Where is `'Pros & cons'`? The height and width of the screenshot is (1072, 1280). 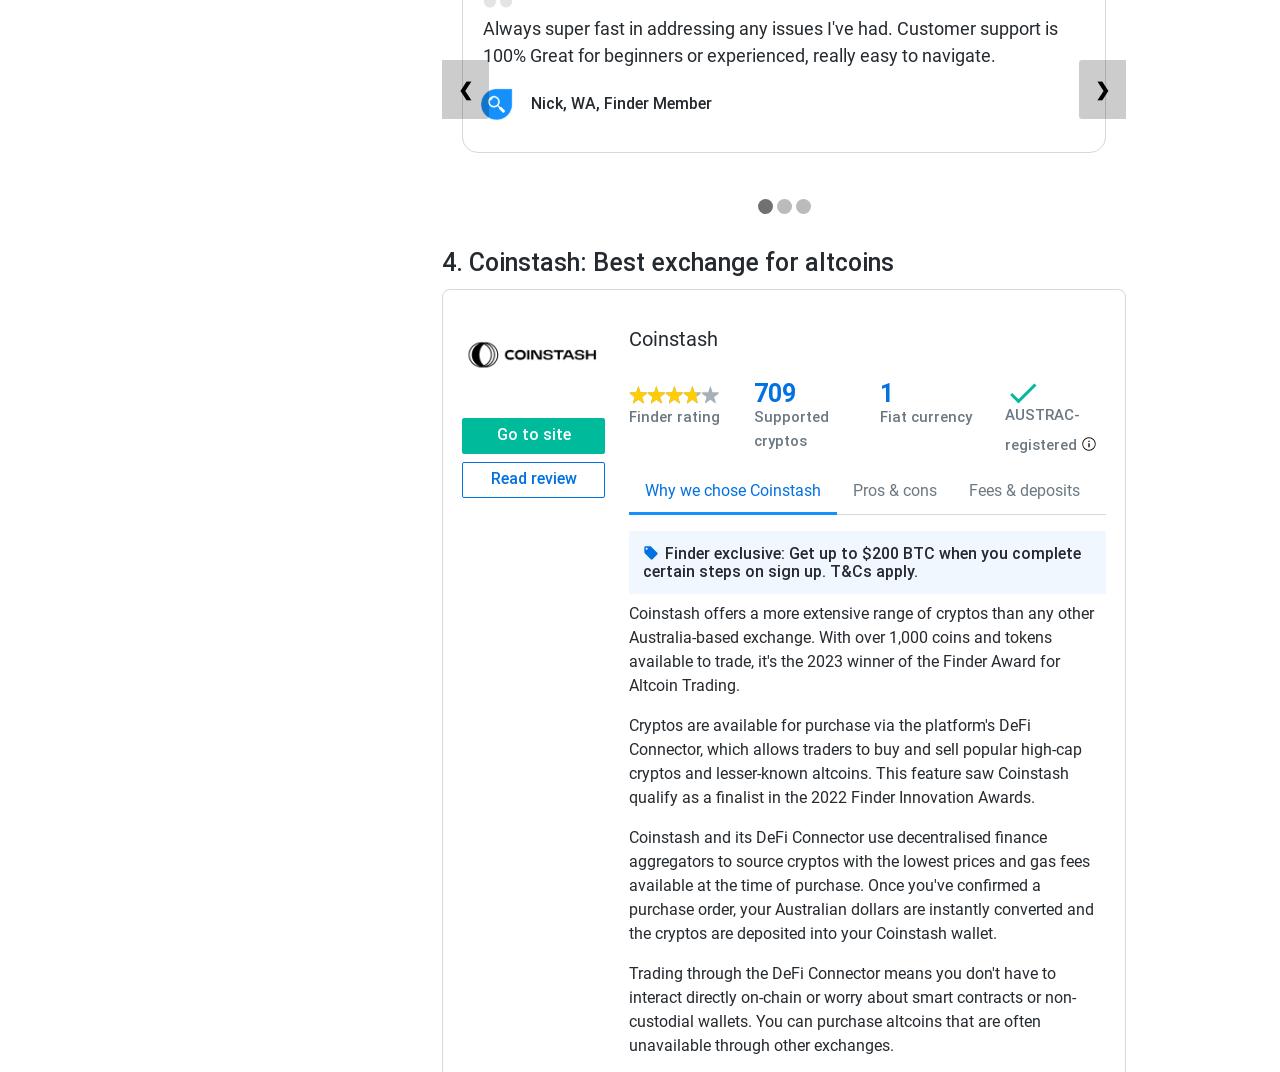
'Pros & cons' is located at coordinates (893, 490).